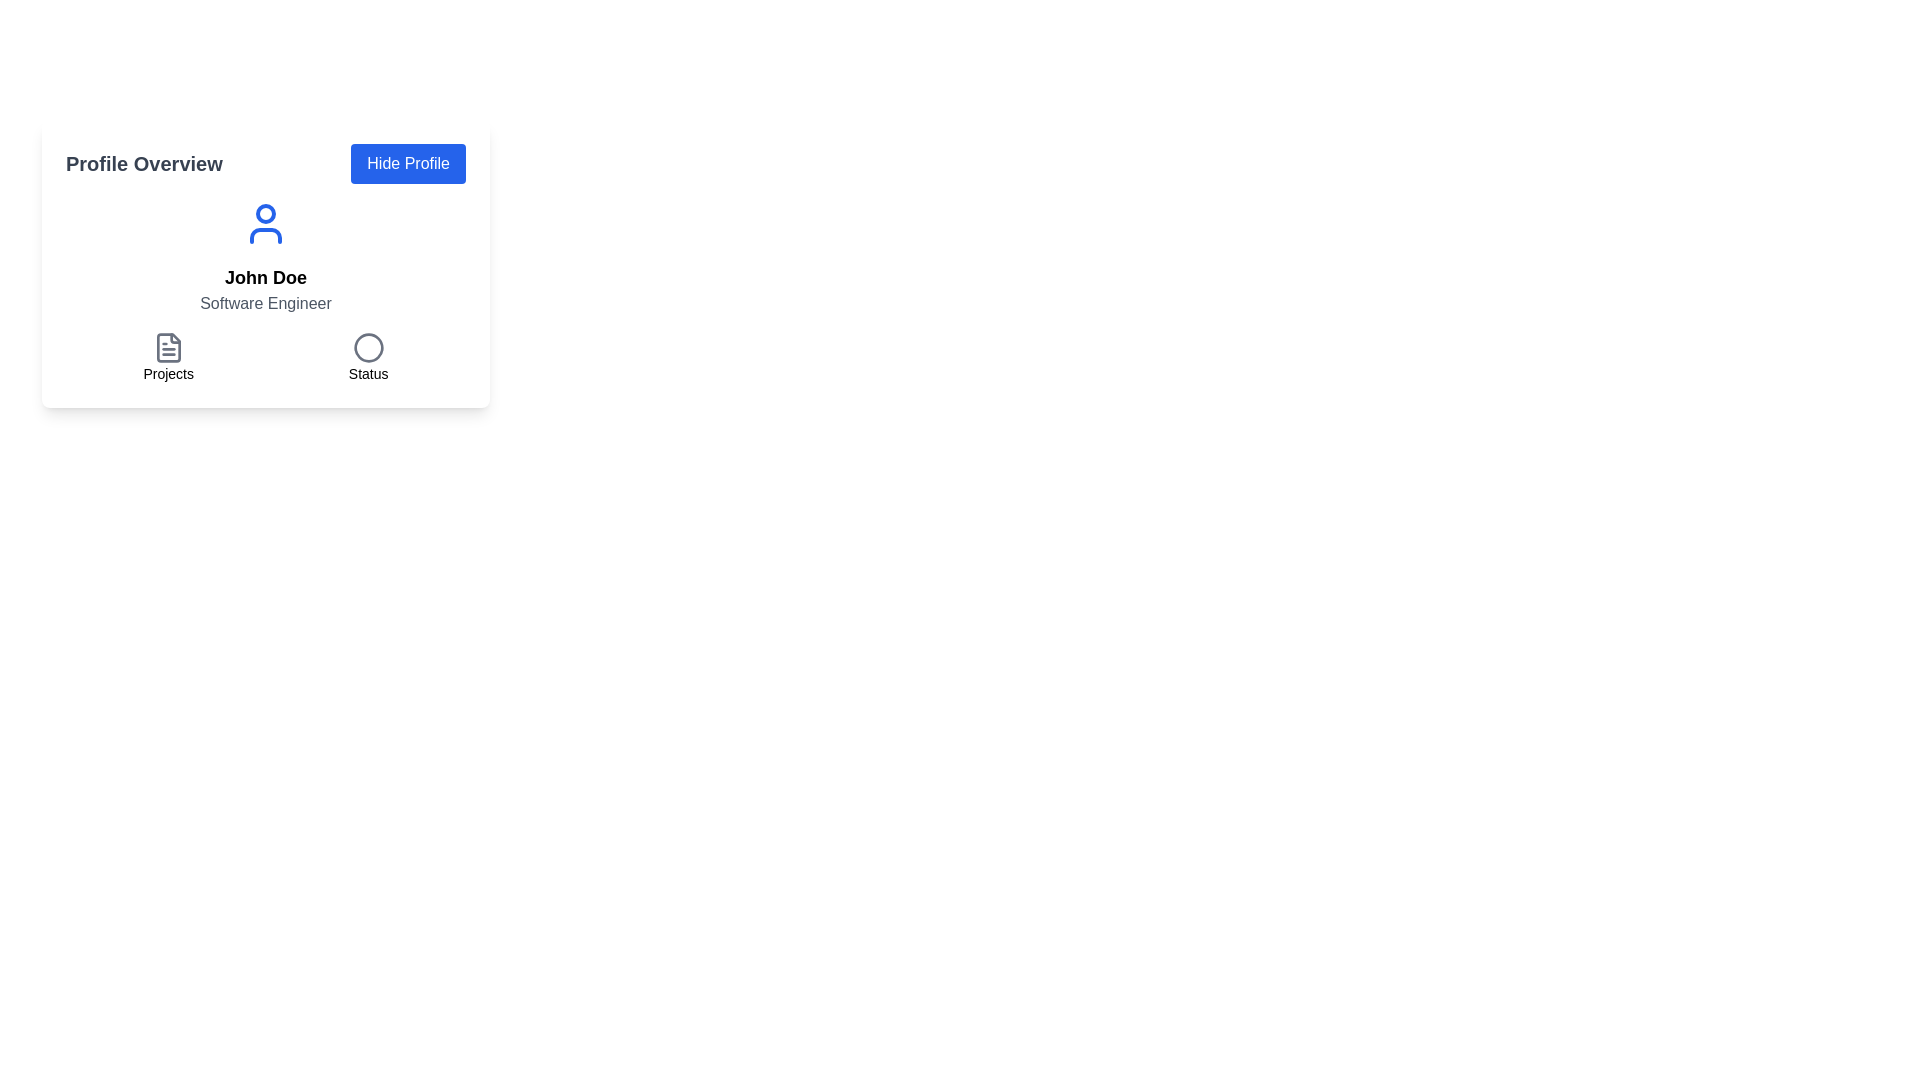  What do you see at coordinates (168, 374) in the screenshot?
I see `text label displaying 'Projects' which is positioned below a document icon in a vertical arrangement on the left side of the card layout` at bounding box center [168, 374].